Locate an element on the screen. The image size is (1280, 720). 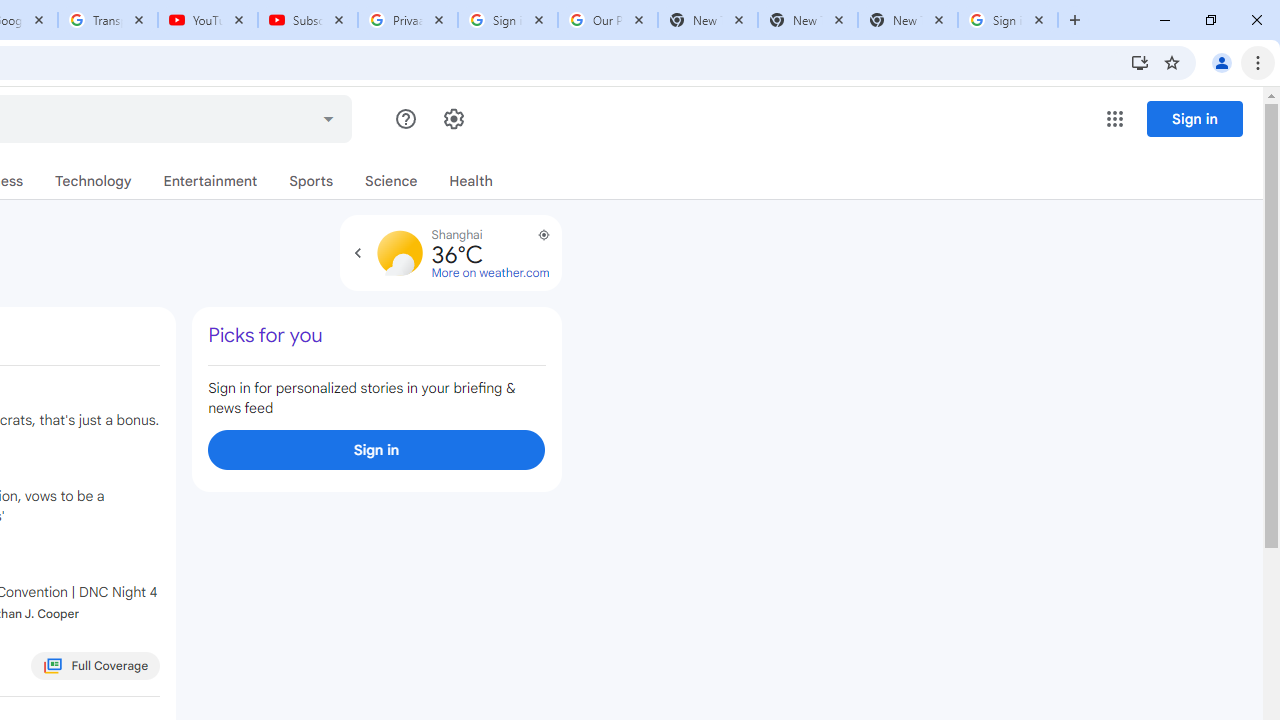
'Expand to view forecast' is located at coordinates (357, 252).